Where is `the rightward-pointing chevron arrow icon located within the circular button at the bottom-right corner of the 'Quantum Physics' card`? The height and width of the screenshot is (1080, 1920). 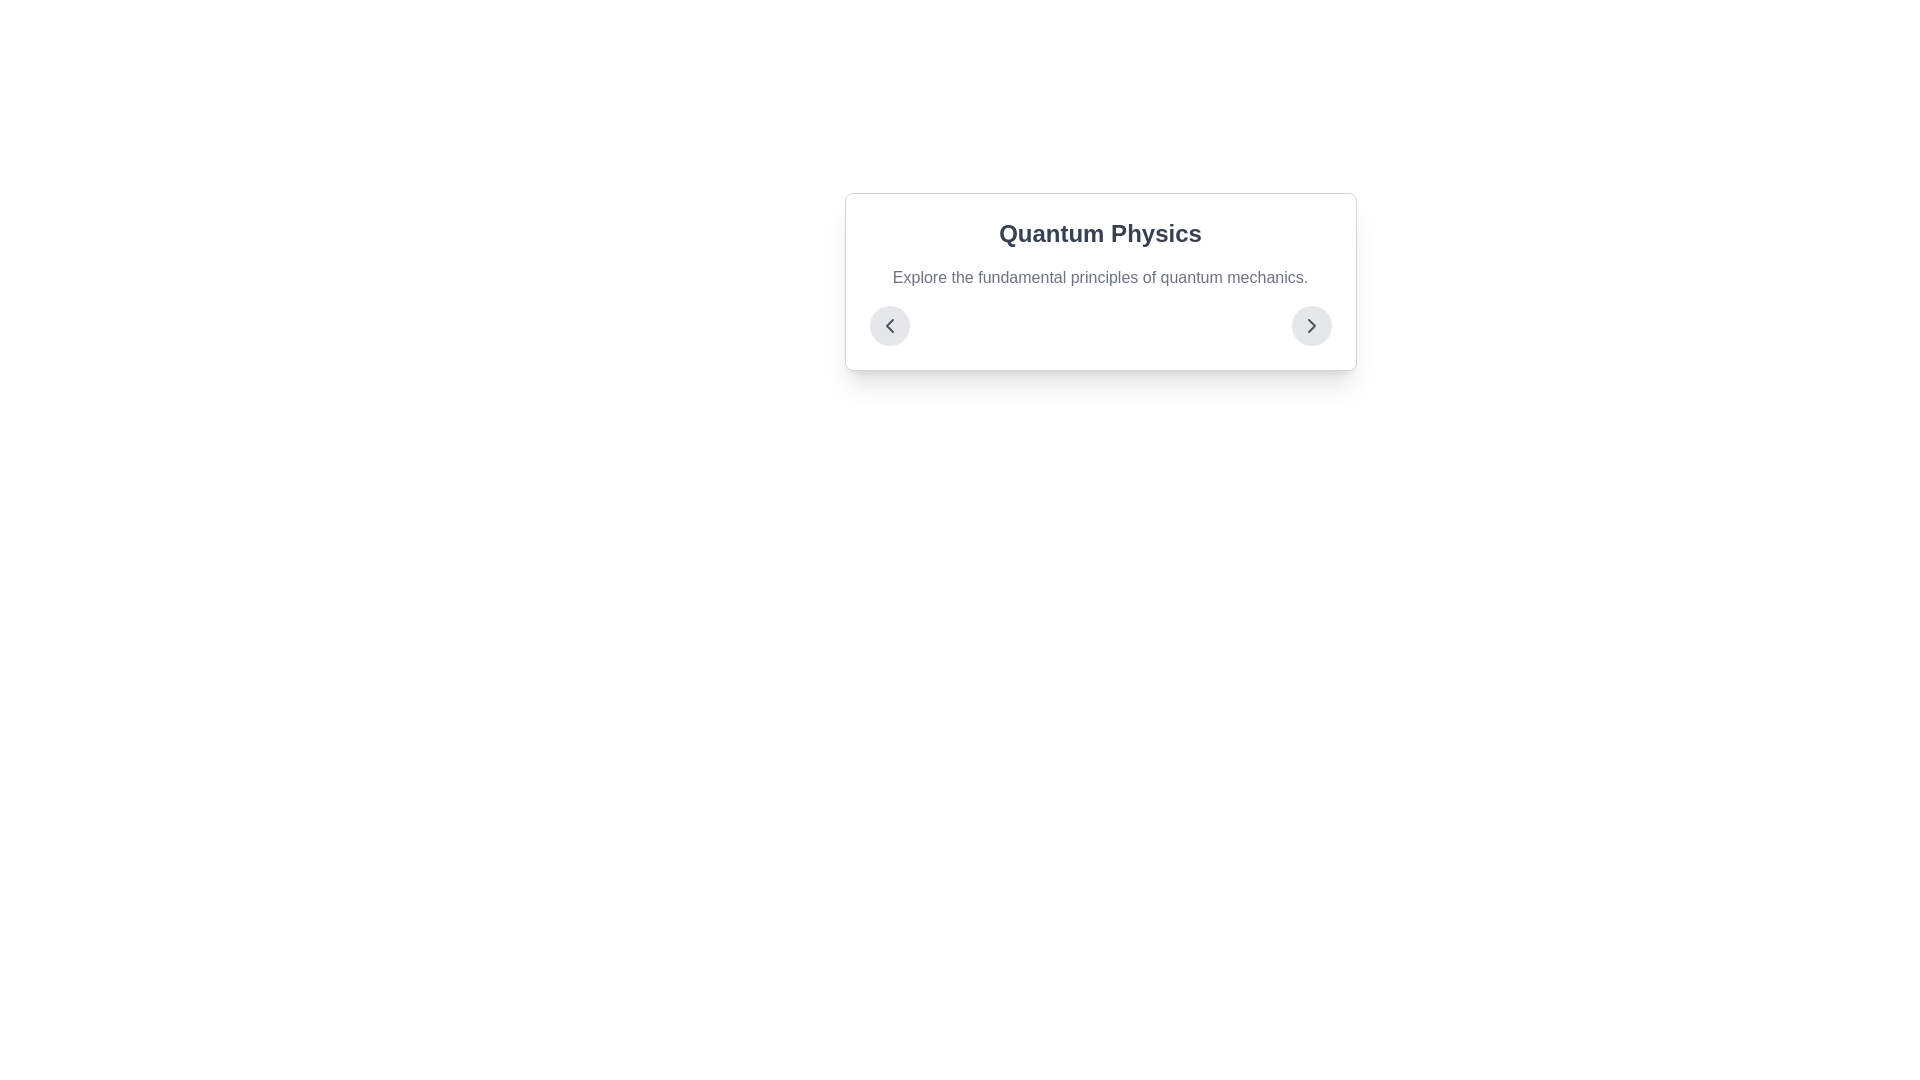 the rightward-pointing chevron arrow icon located within the circular button at the bottom-right corner of the 'Quantum Physics' card is located at coordinates (1311, 325).